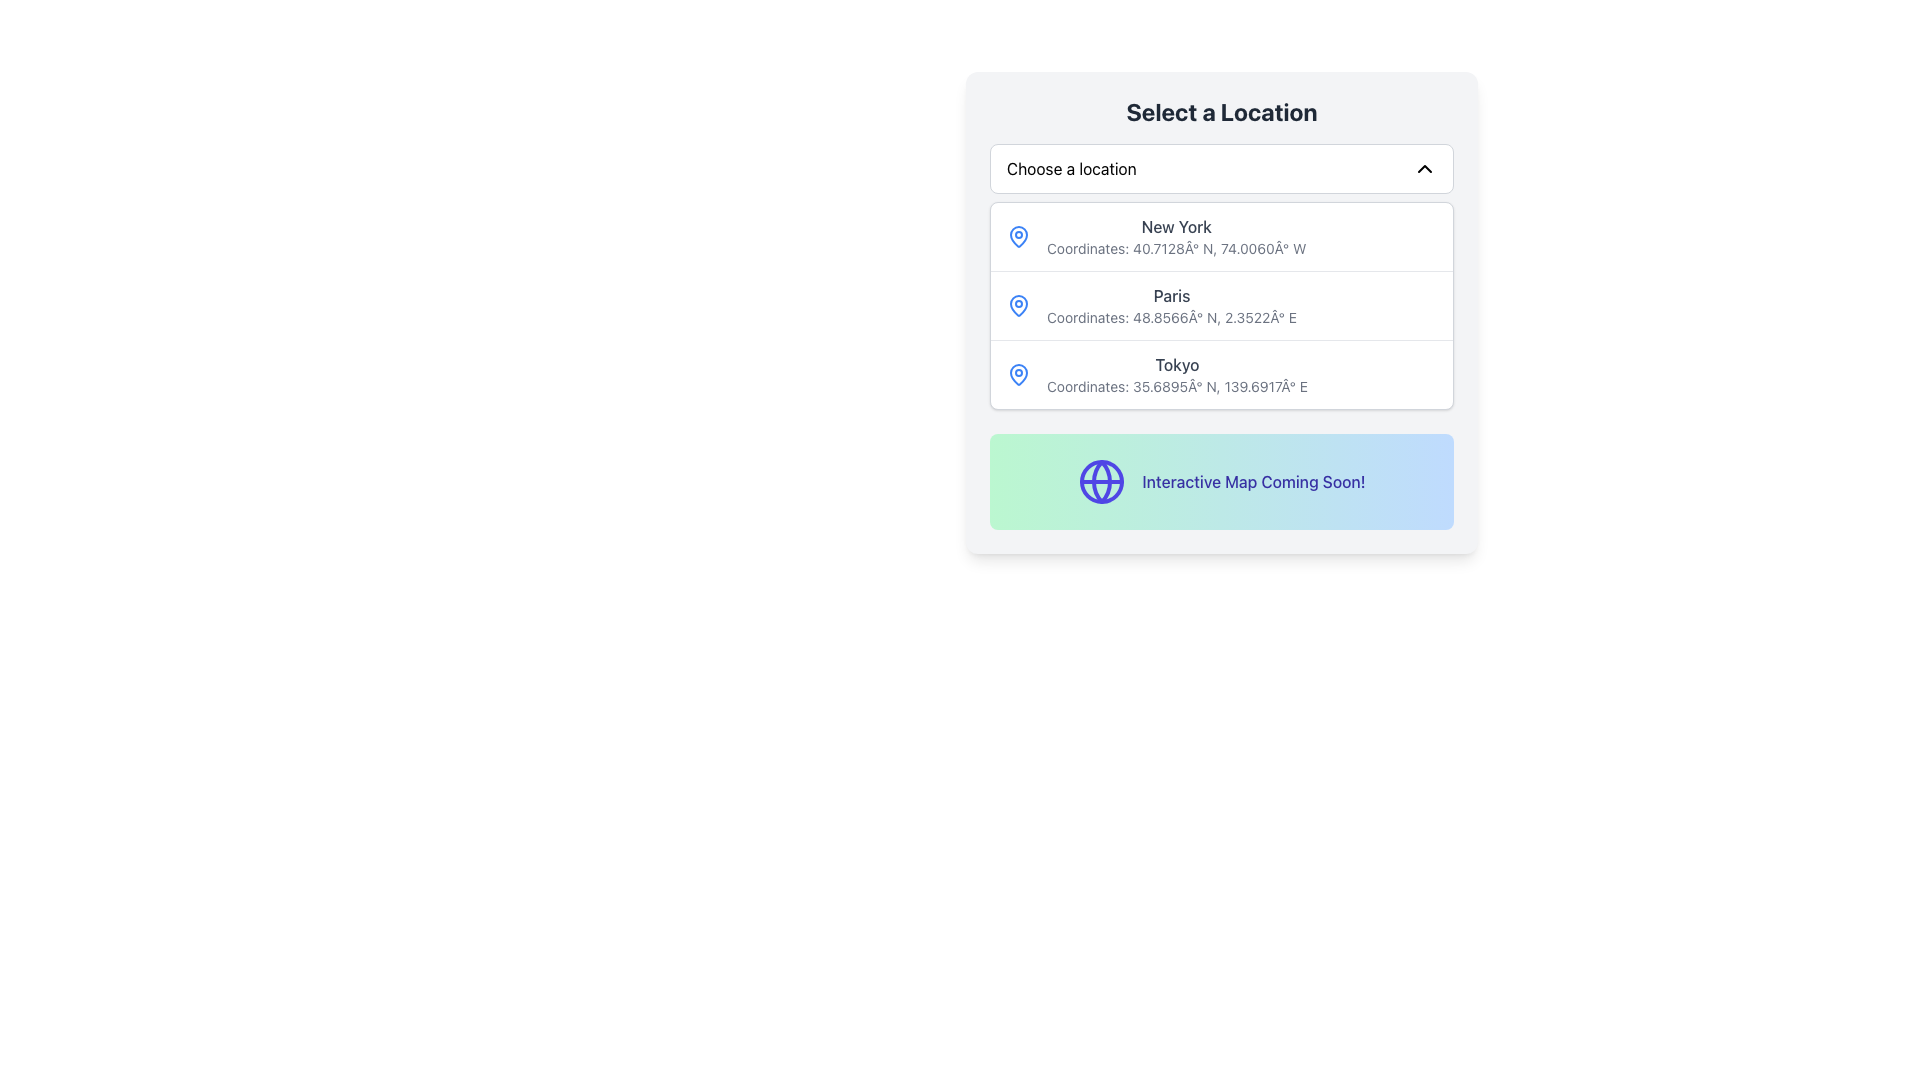 The height and width of the screenshot is (1080, 1920). What do you see at coordinates (1424, 168) in the screenshot?
I see `the small downward chevron icon located at the far right edge of the 'Choose a location' button` at bounding box center [1424, 168].